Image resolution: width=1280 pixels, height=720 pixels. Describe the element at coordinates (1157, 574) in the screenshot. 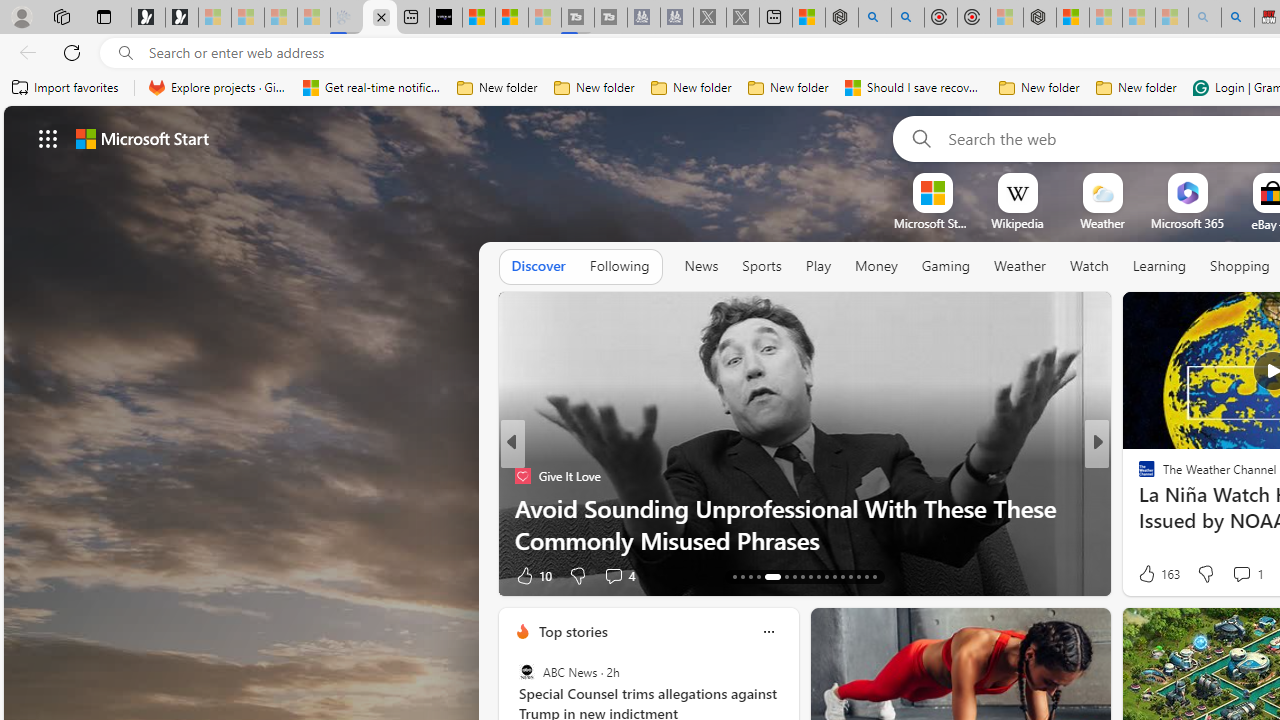

I see `'163 Like'` at that location.